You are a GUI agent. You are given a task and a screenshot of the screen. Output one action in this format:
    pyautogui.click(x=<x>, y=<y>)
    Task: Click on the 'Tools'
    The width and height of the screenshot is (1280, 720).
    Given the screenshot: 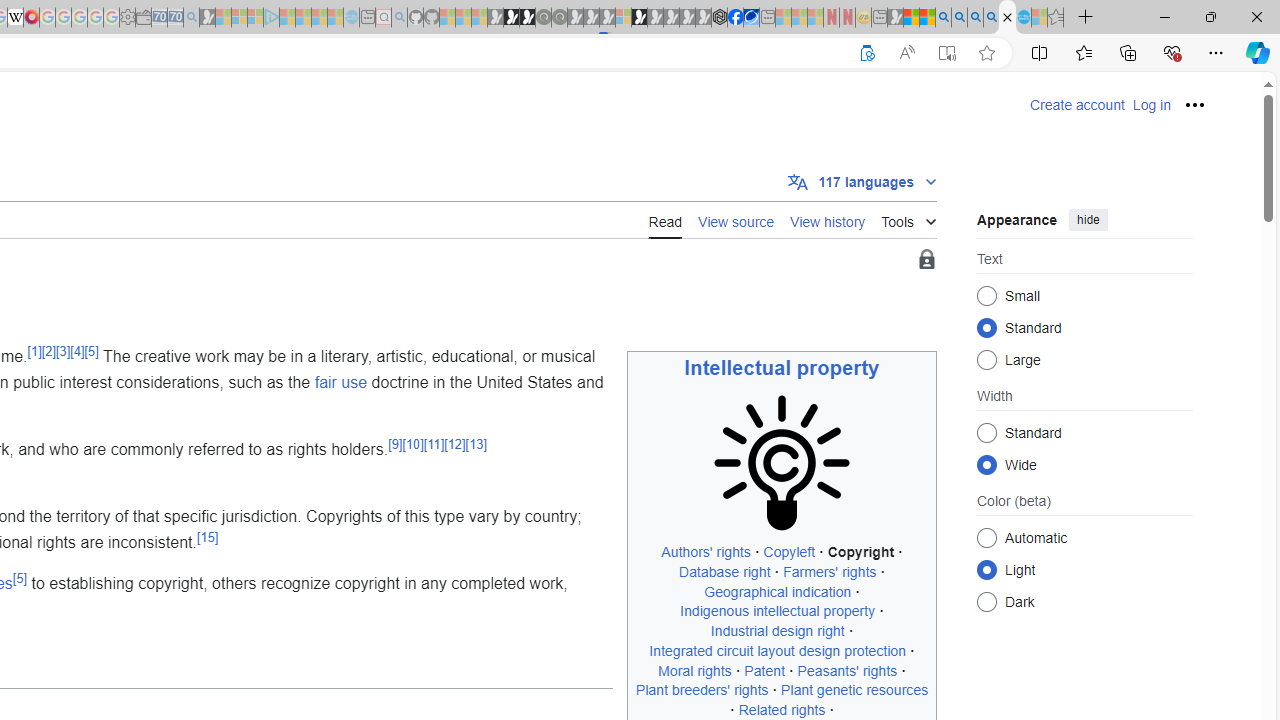 What is the action you would take?
    pyautogui.click(x=907, y=218)
    